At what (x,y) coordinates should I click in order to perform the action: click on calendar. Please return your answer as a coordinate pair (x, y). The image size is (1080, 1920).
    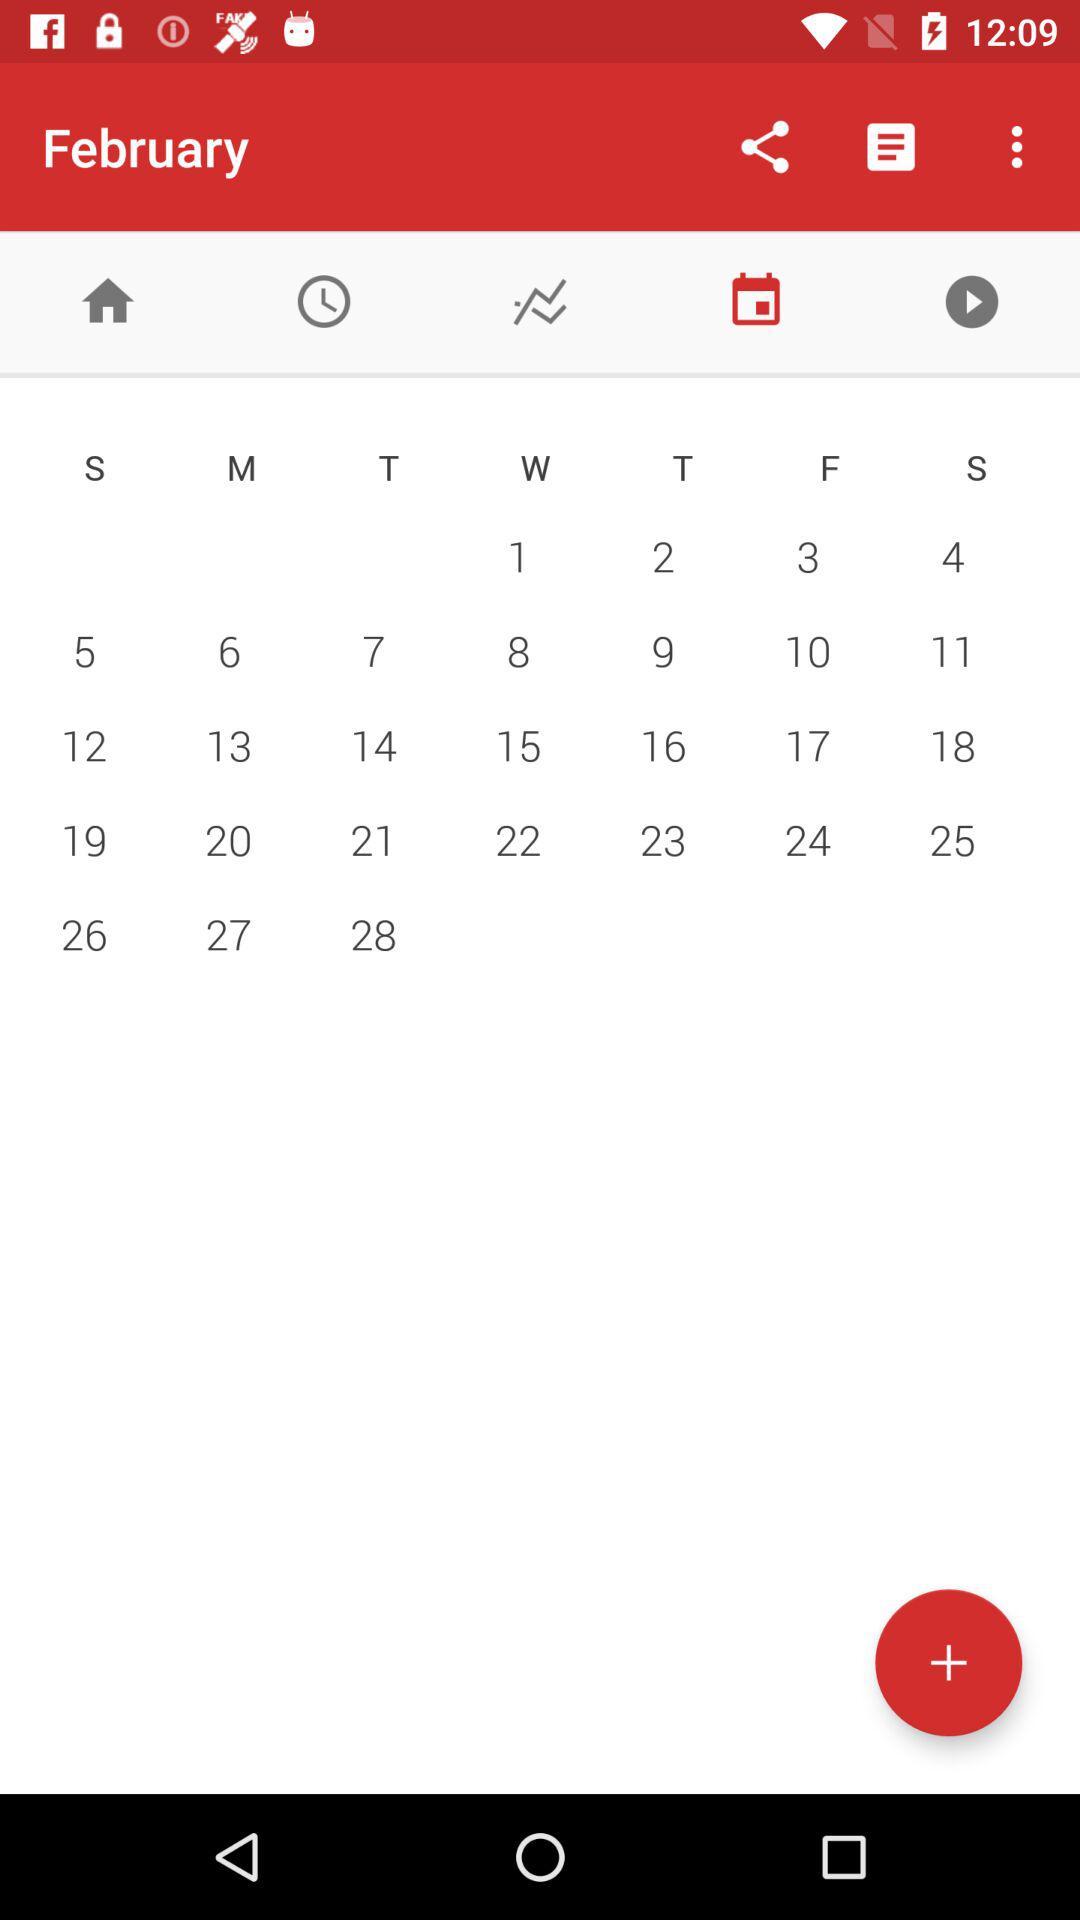
    Looking at the image, I should click on (756, 300).